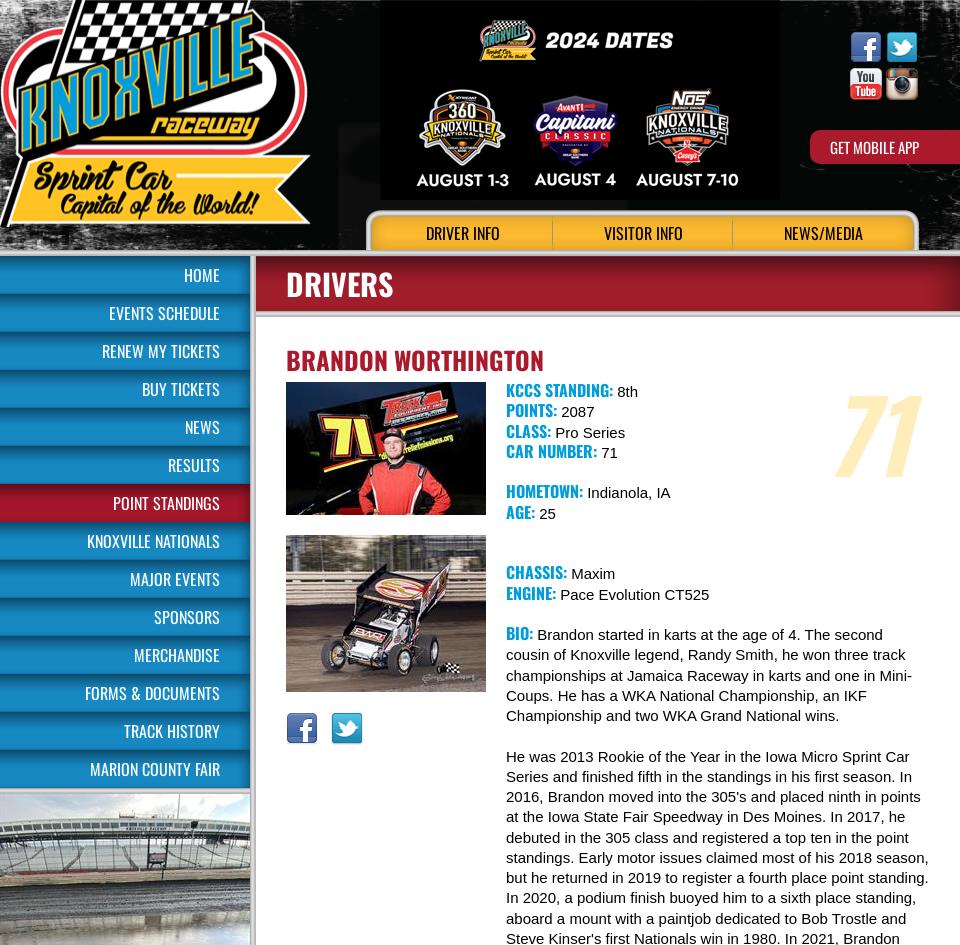 Image resolution: width=960 pixels, height=945 pixels. I want to click on 'News/Media', so click(822, 232).